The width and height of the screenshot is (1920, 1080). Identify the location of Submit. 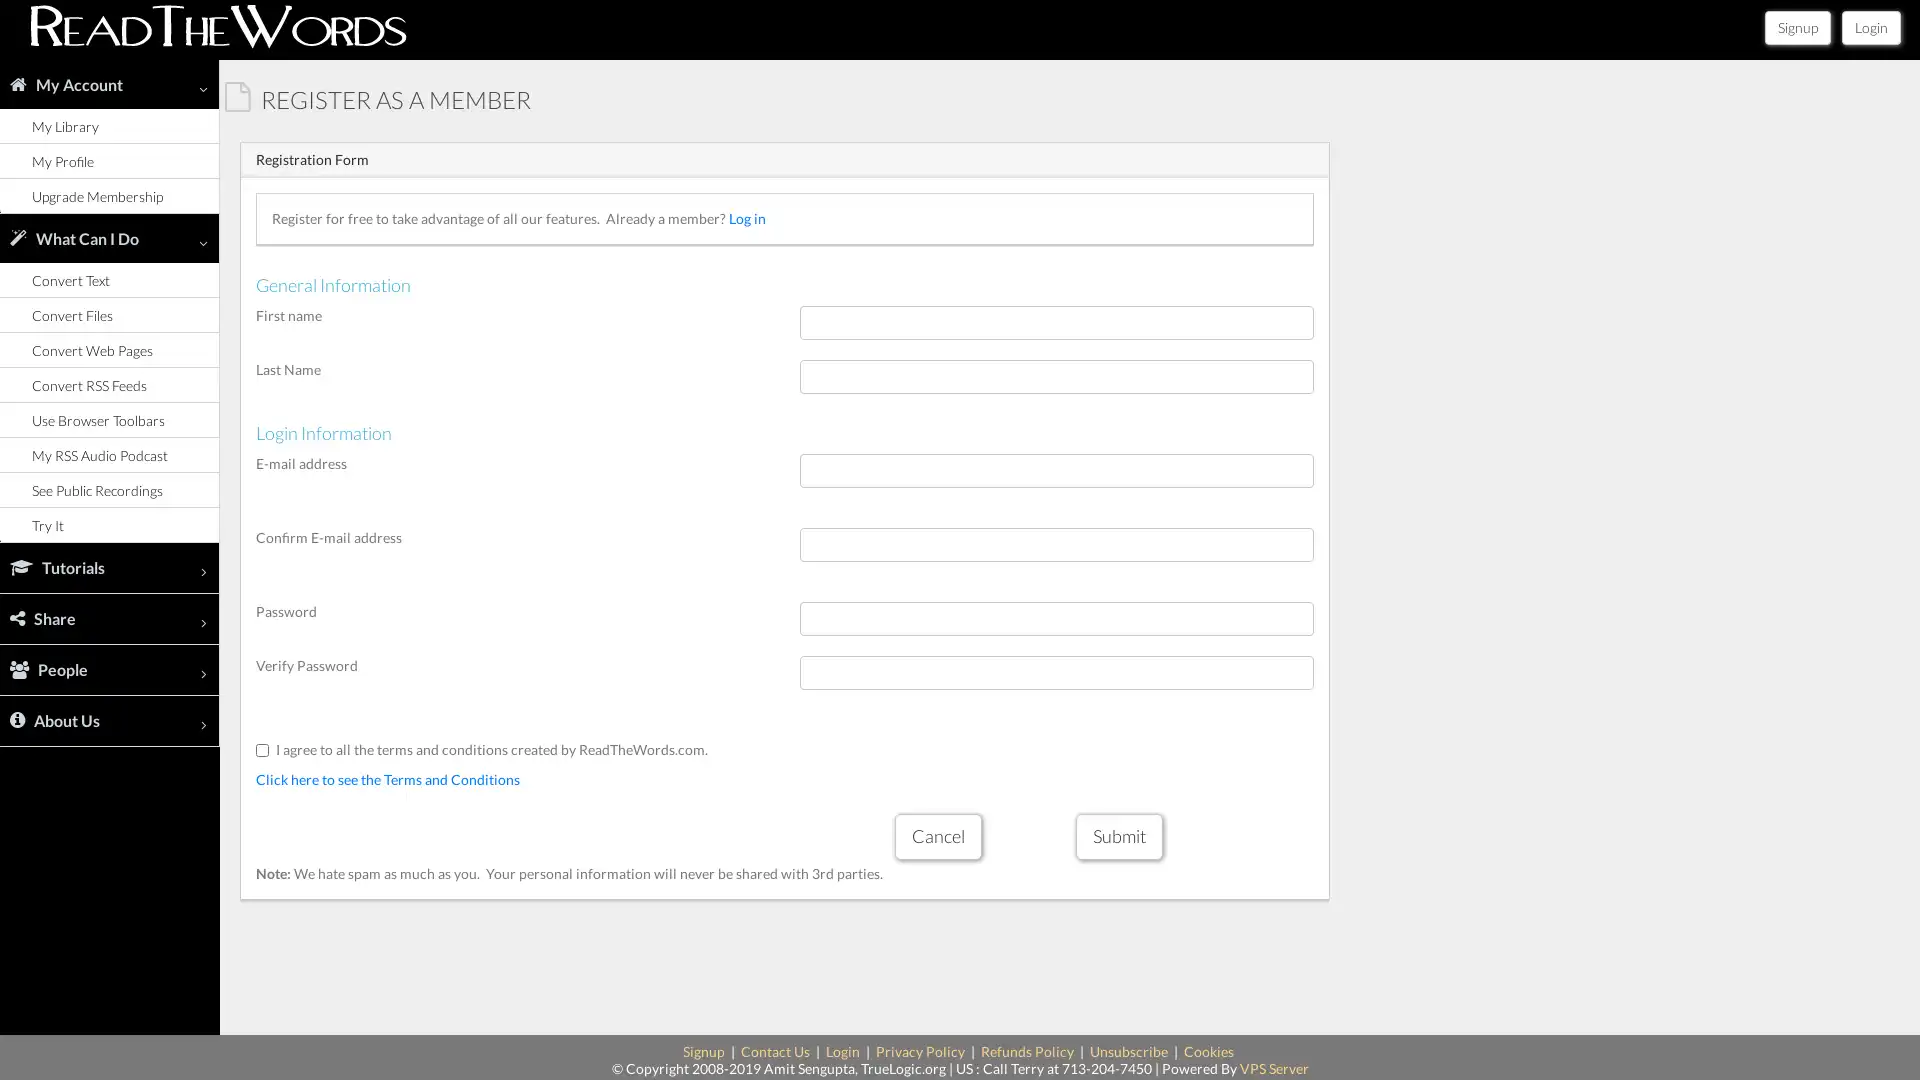
(1117, 836).